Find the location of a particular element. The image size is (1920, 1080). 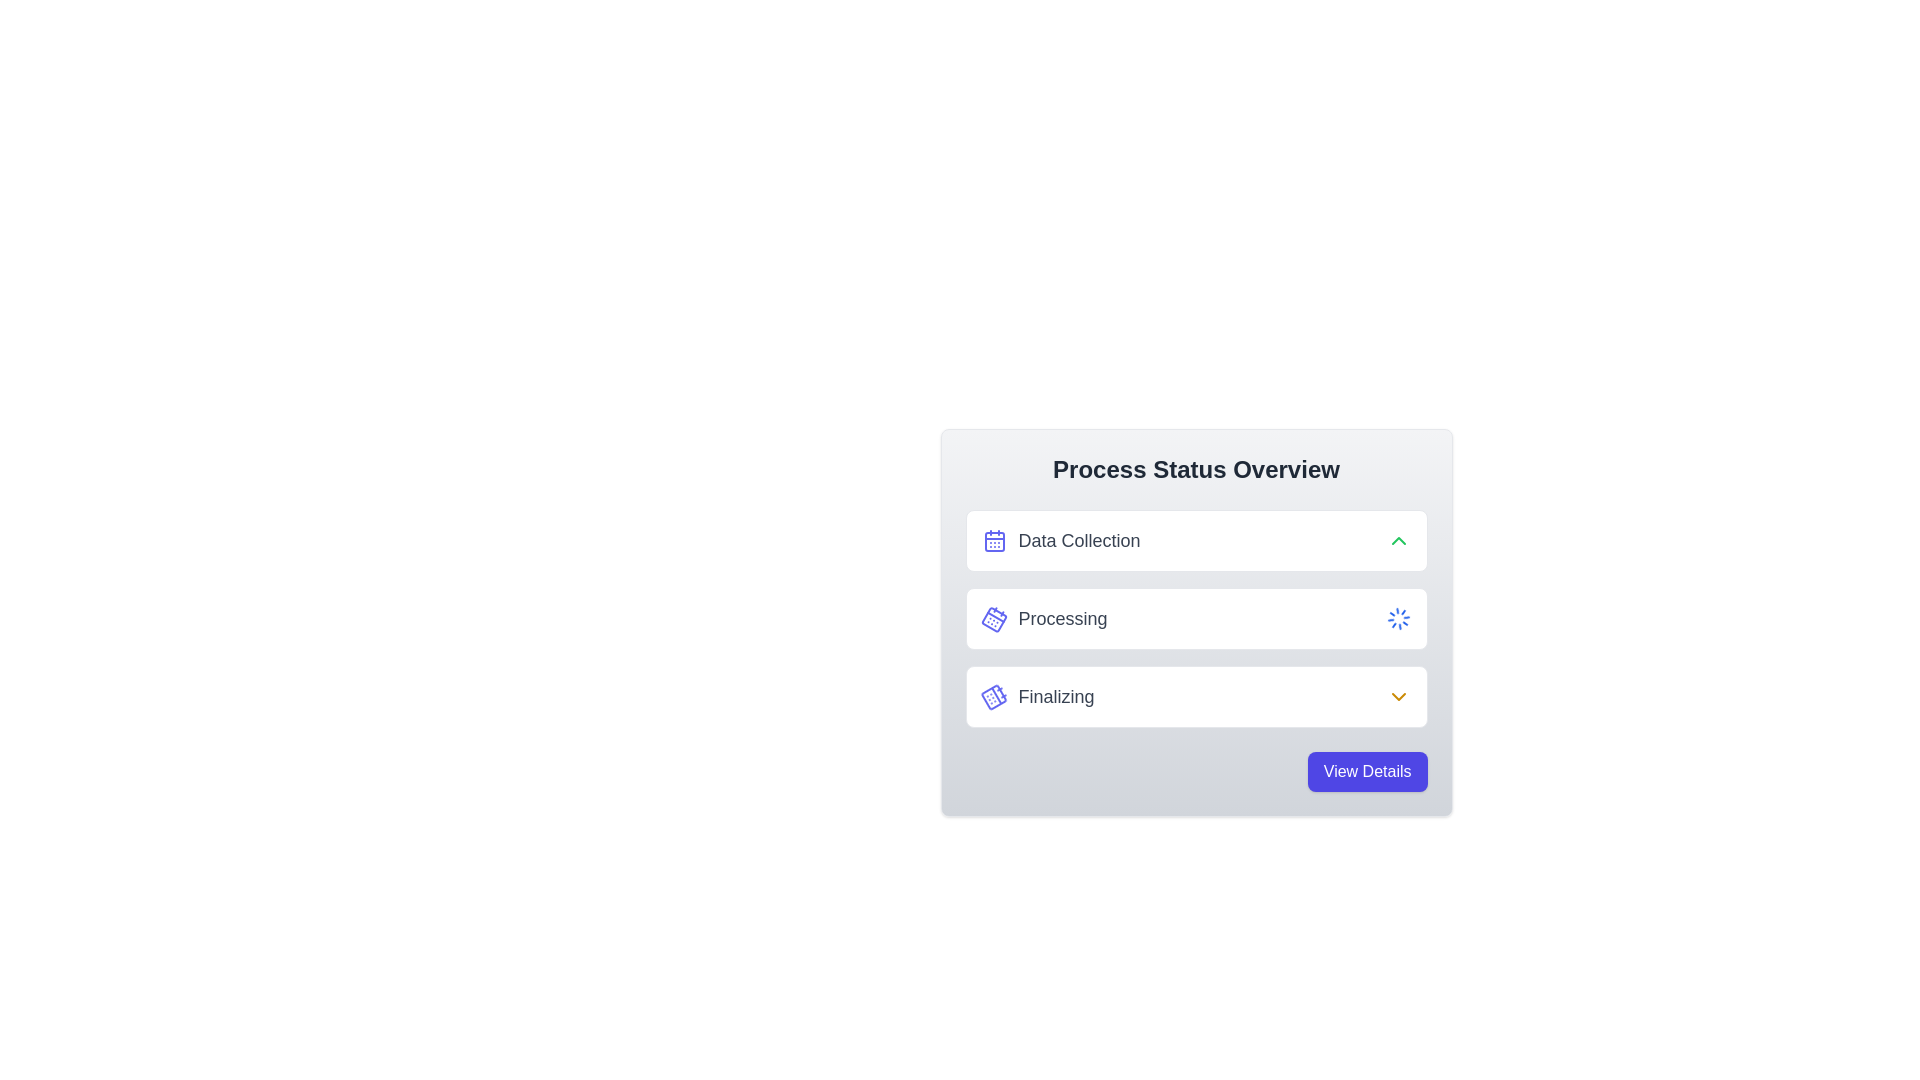

the 'Processing' status icon located on the left side of its row next to the text 'Processing' is located at coordinates (994, 617).